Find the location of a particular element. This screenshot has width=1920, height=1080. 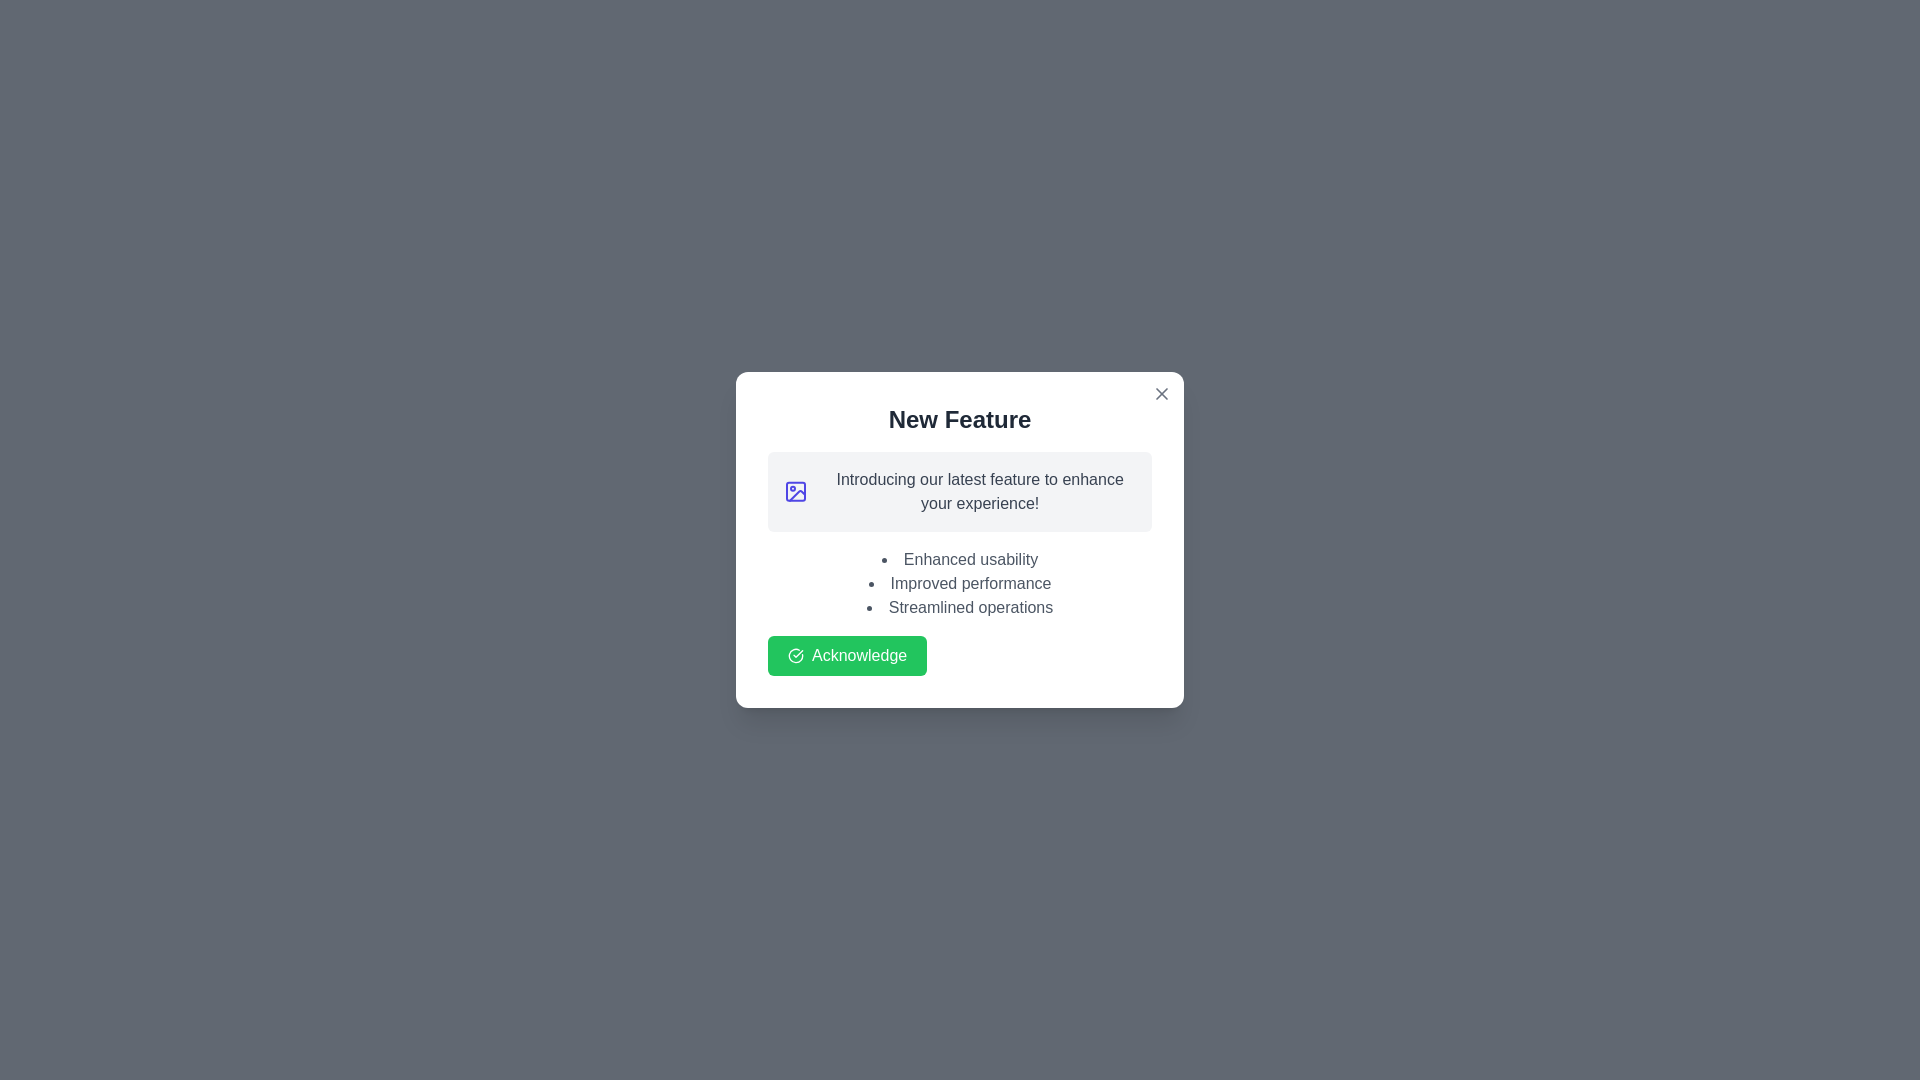

the green checkmark icon that is part of the 'Acknowledge' button in the 'New Feature' dialog box is located at coordinates (795, 655).